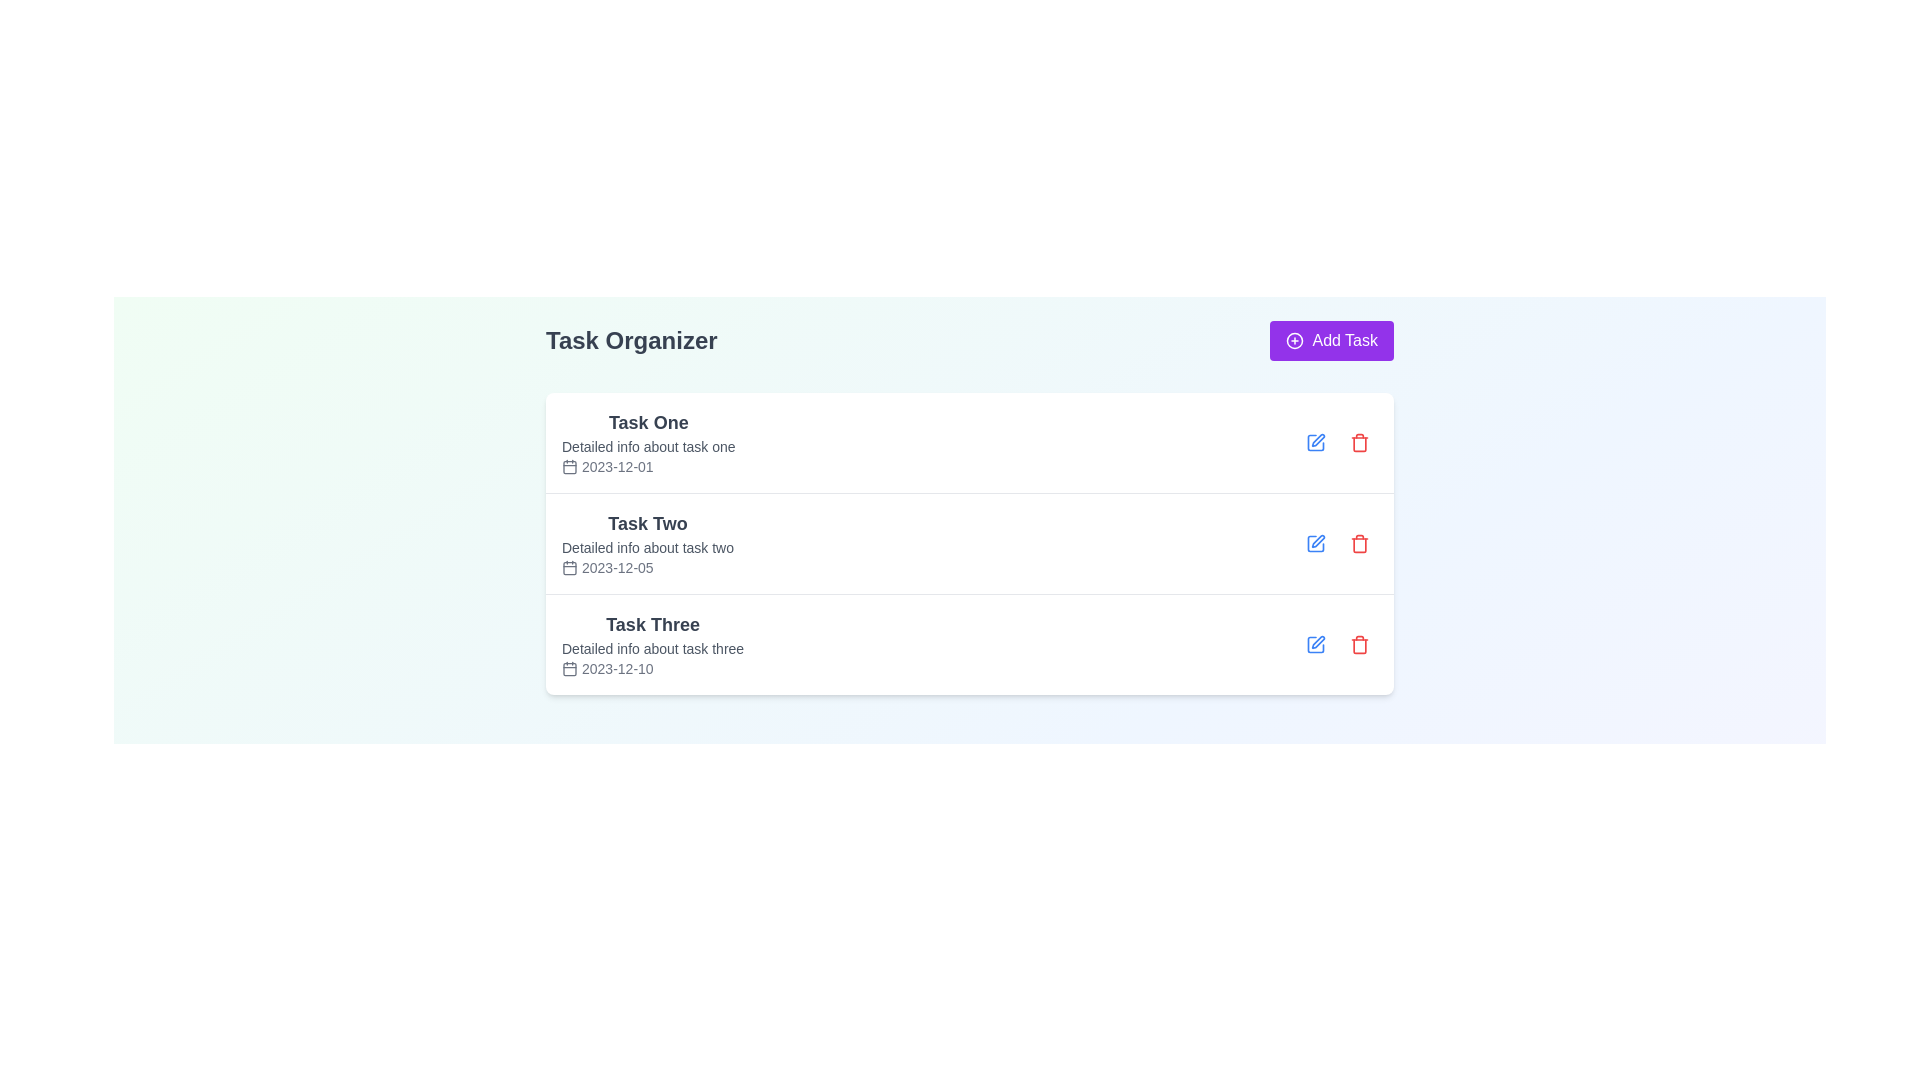  What do you see at coordinates (1318, 541) in the screenshot?
I see `the Vector icon (SVG) located at the center right of the task card labeled 'Task Two' to initiate an edit action` at bounding box center [1318, 541].